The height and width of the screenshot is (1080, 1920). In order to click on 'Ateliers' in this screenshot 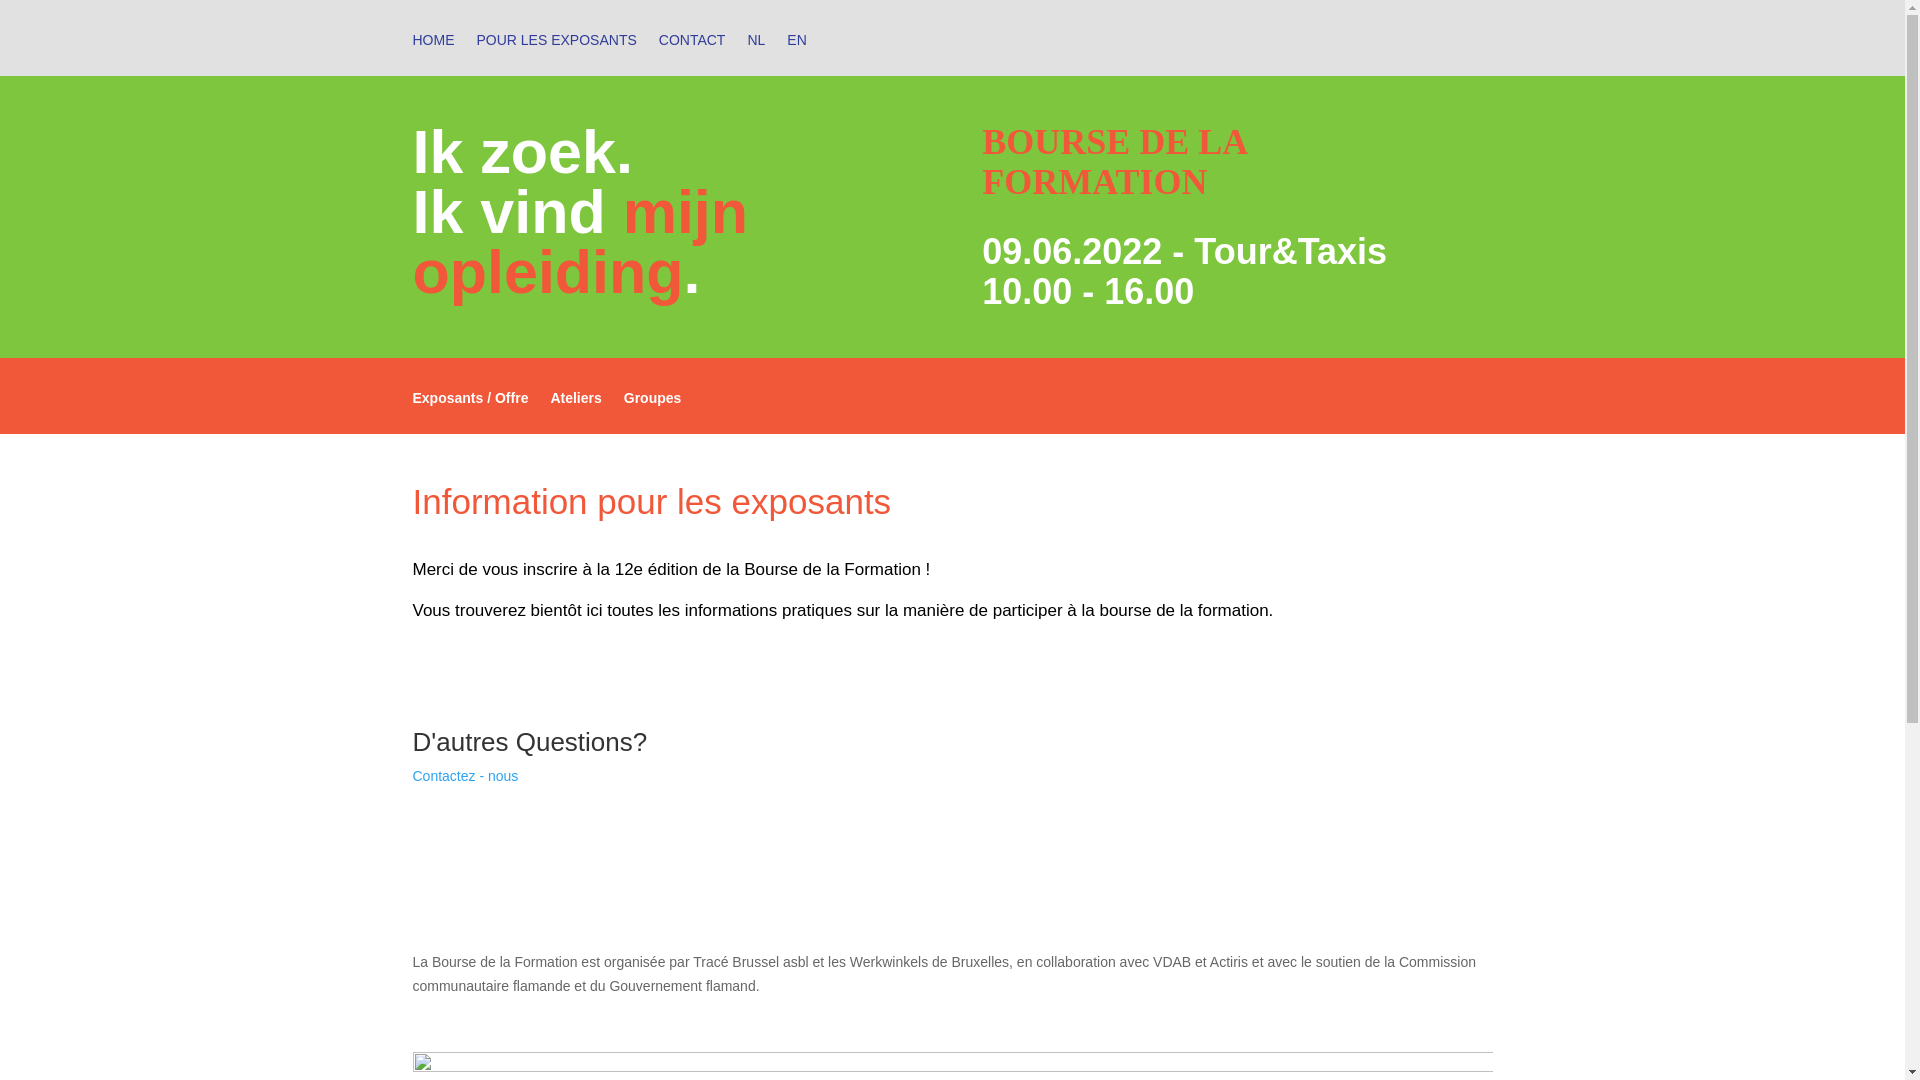, I will do `click(574, 411)`.